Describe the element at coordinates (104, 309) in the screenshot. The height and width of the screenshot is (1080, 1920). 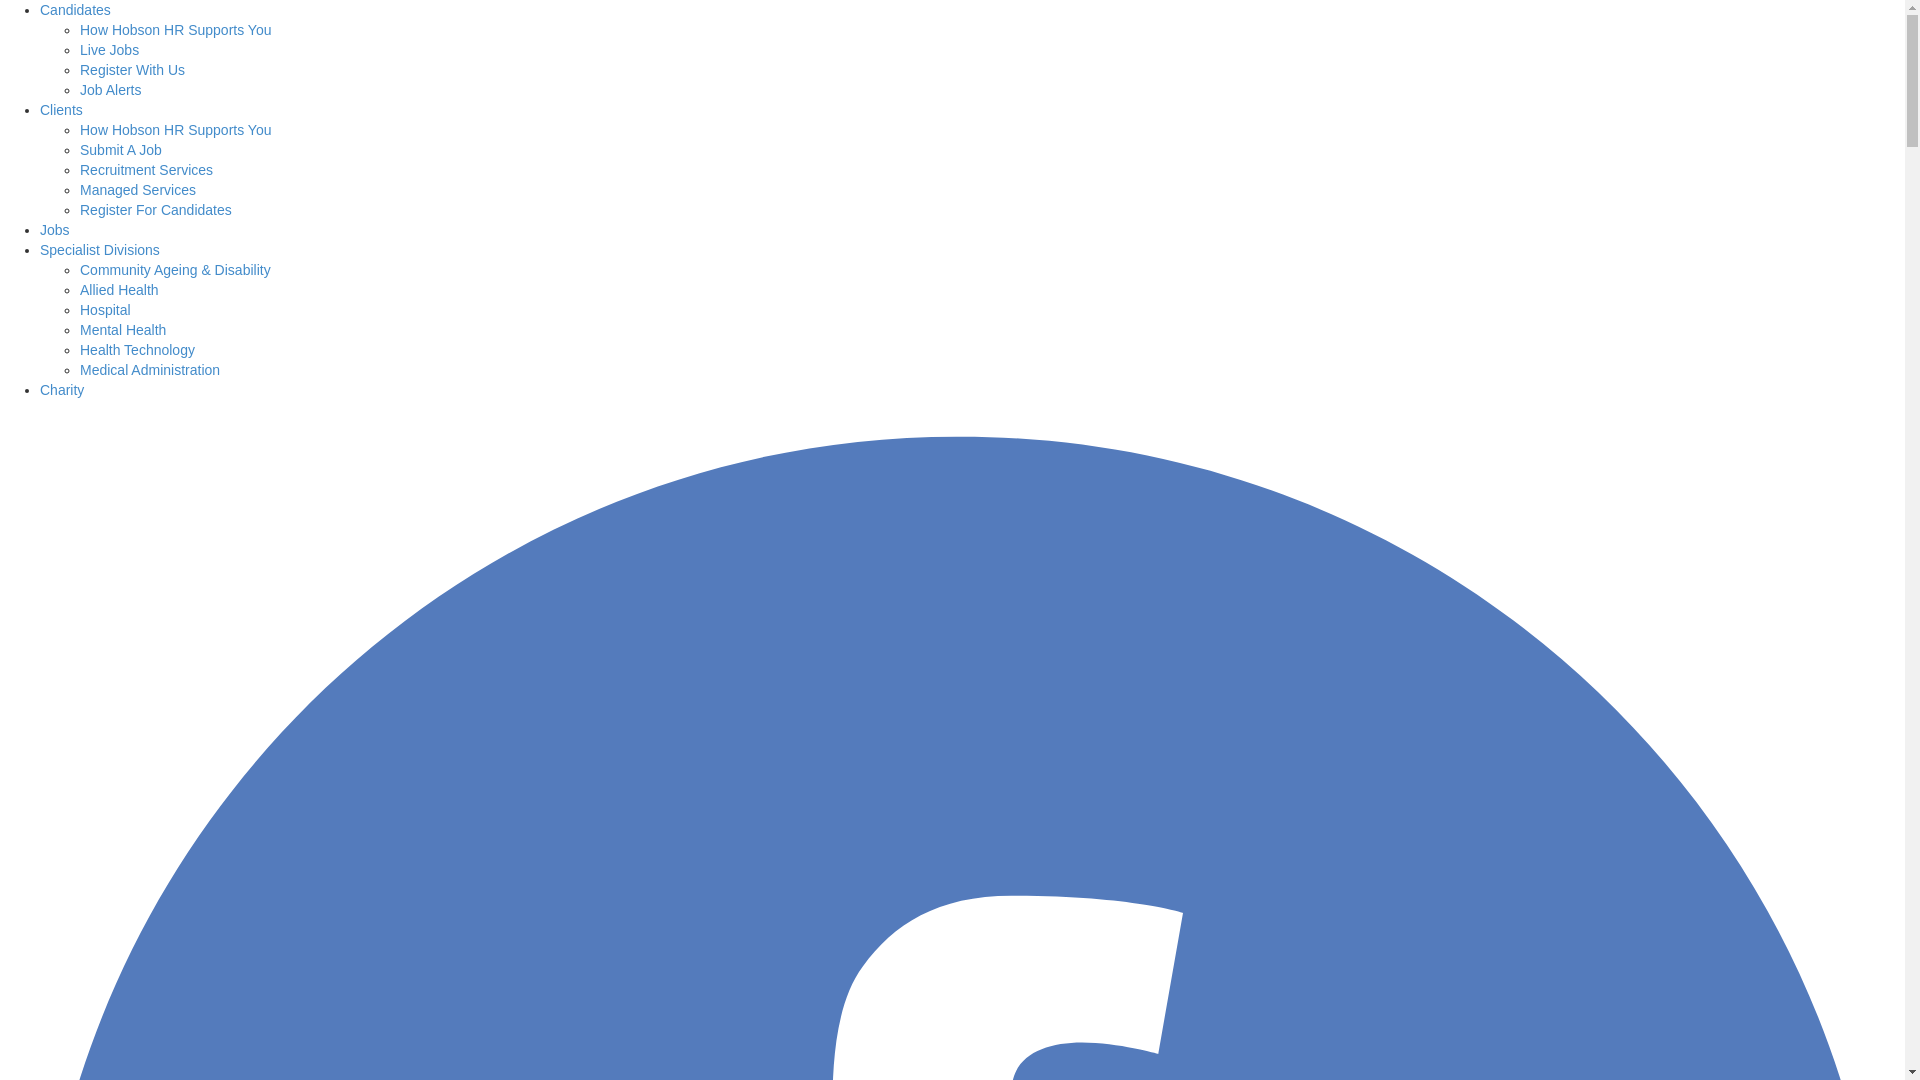
I see `'Hospital'` at that location.